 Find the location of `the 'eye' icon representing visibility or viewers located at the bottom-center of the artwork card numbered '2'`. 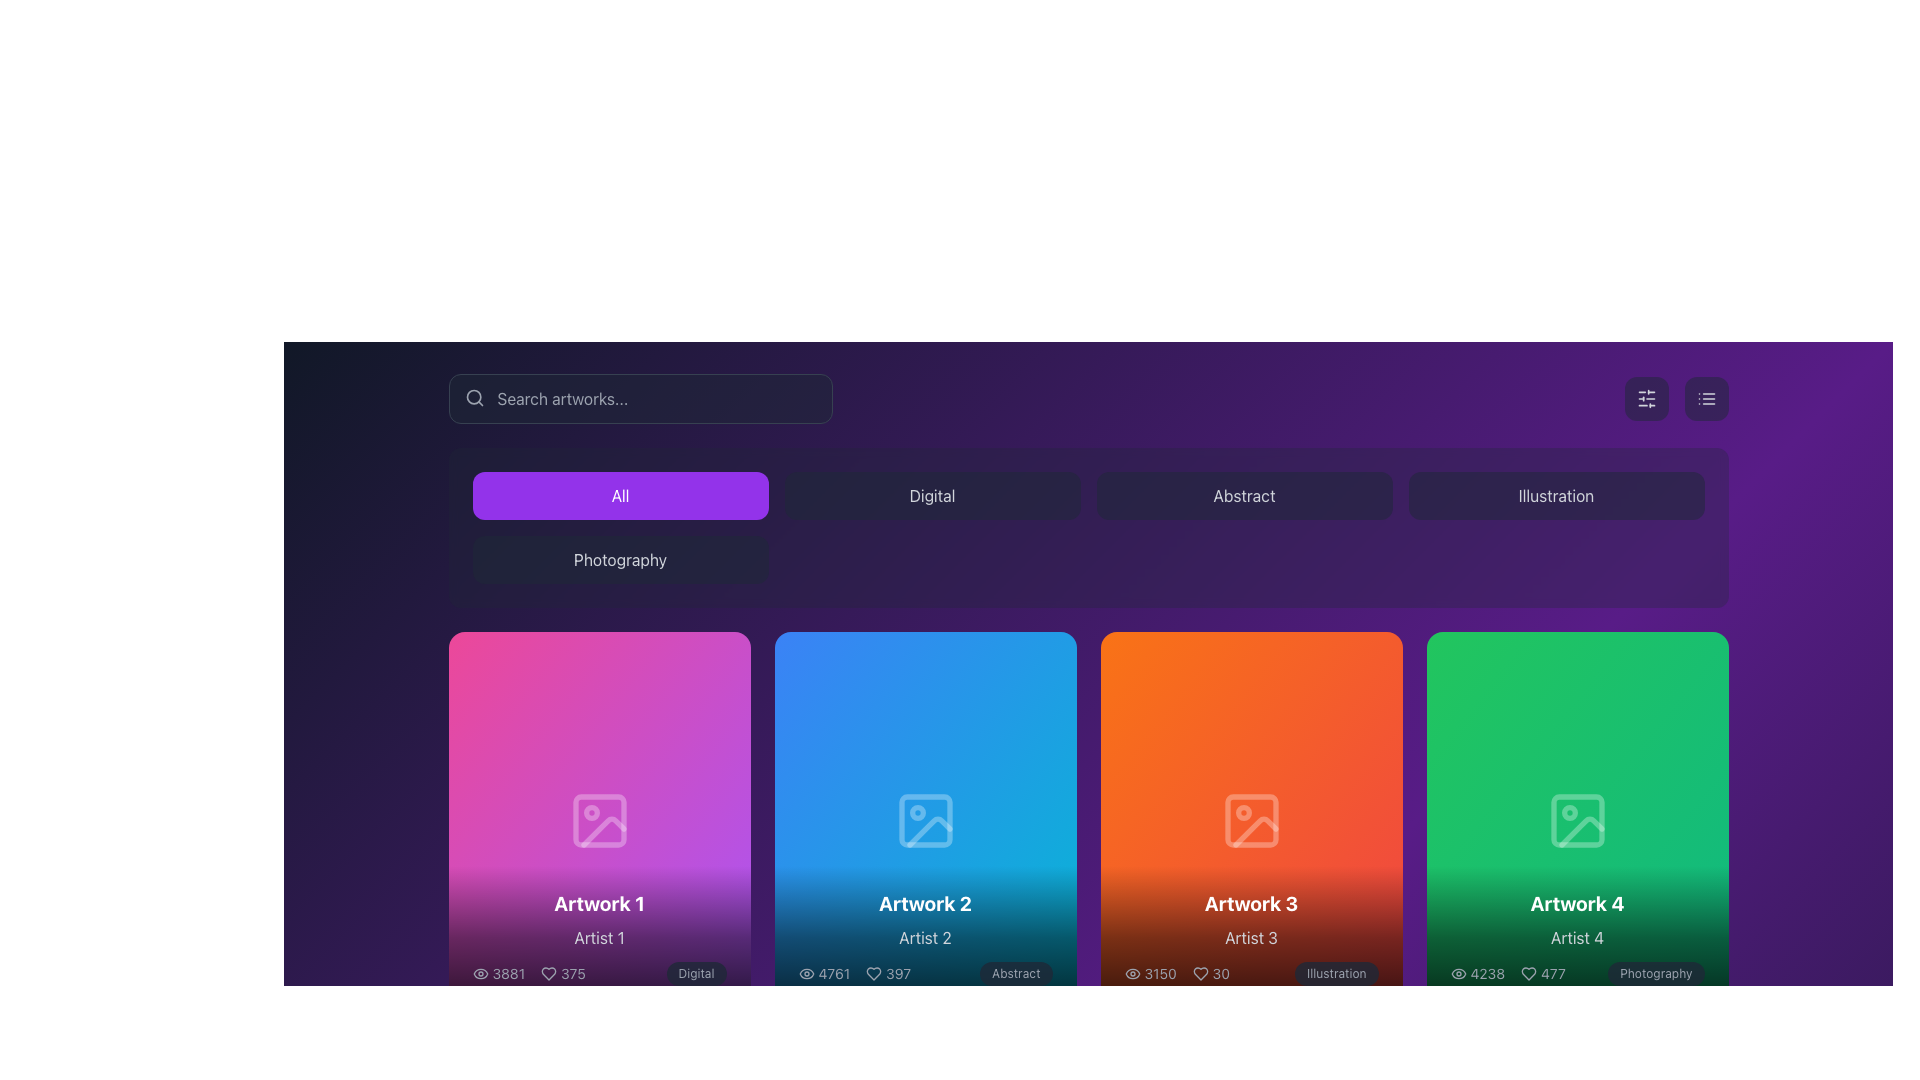

the 'eye' icon representing visibility or viewers located at the bottom-center of the artwork card numbered '2' is located at coordinates (806, 972).